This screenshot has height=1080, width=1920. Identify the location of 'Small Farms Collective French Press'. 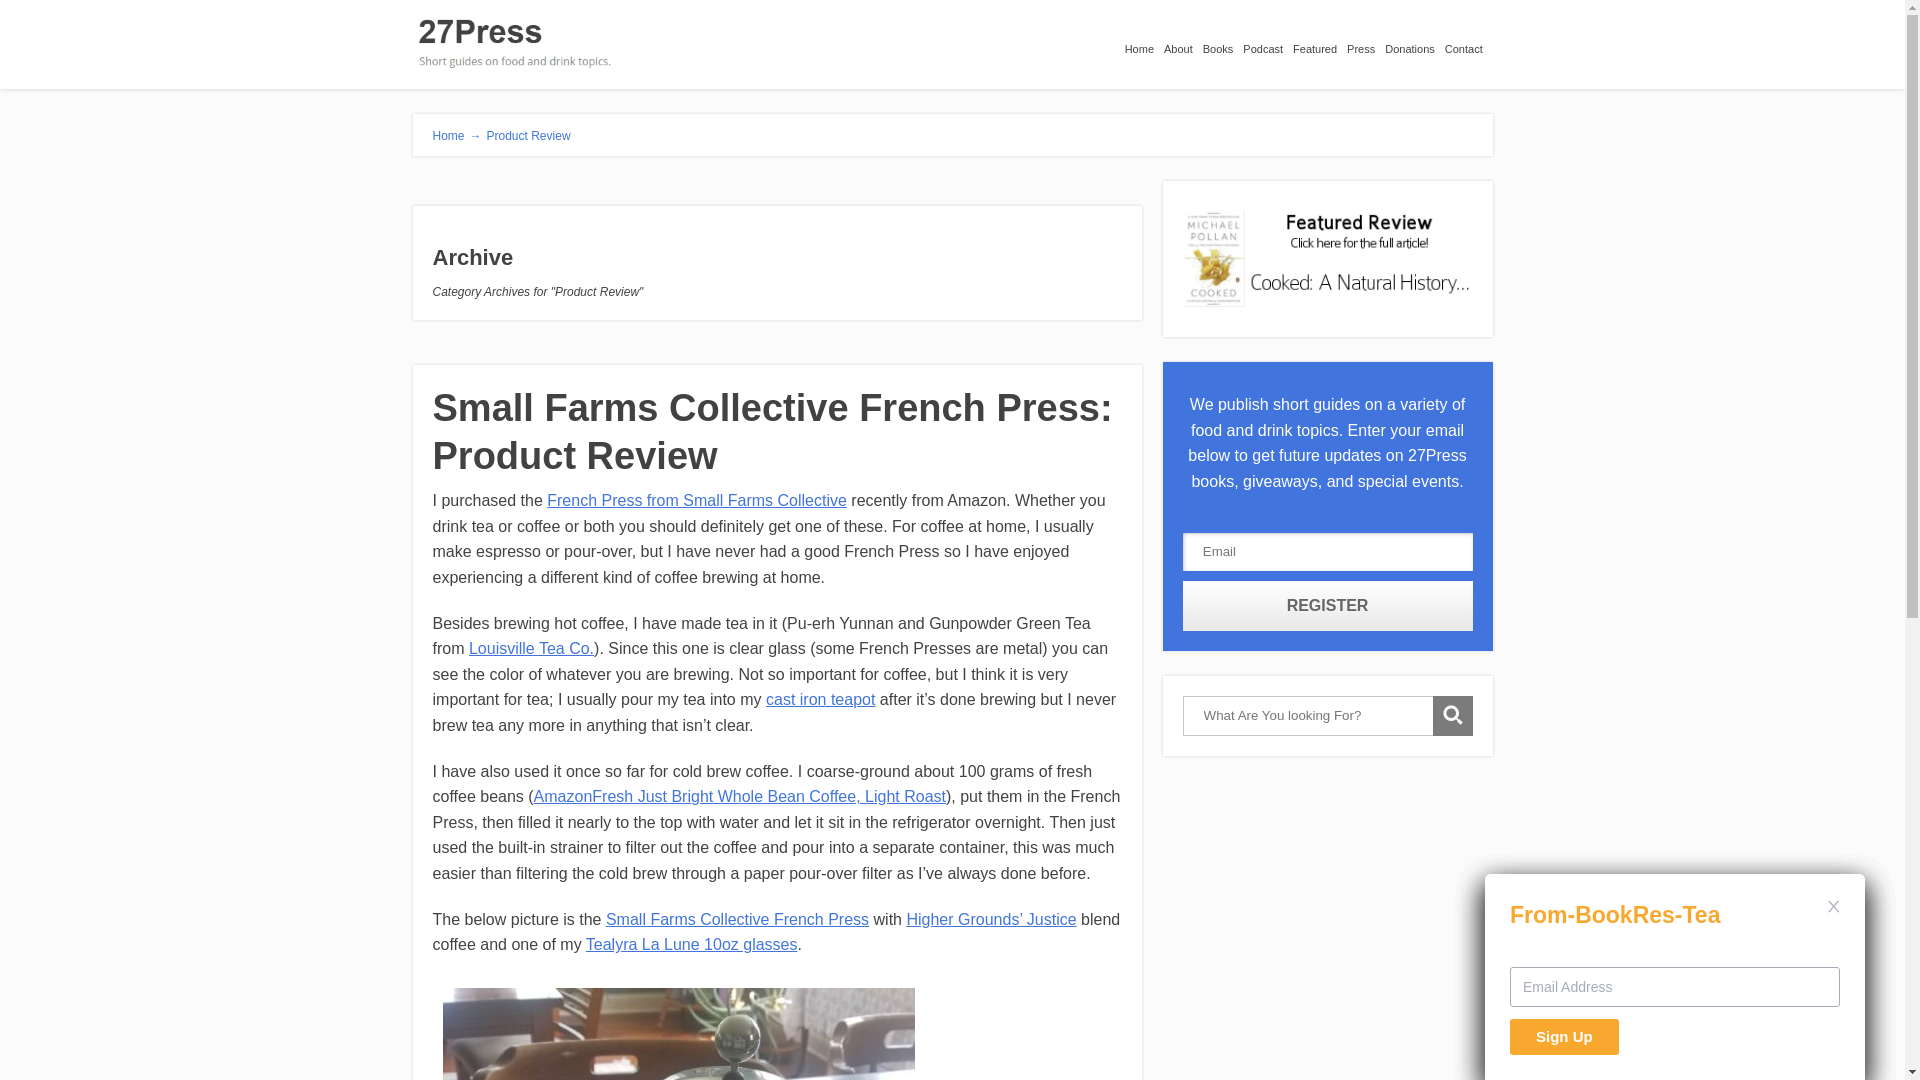
(736, 919).